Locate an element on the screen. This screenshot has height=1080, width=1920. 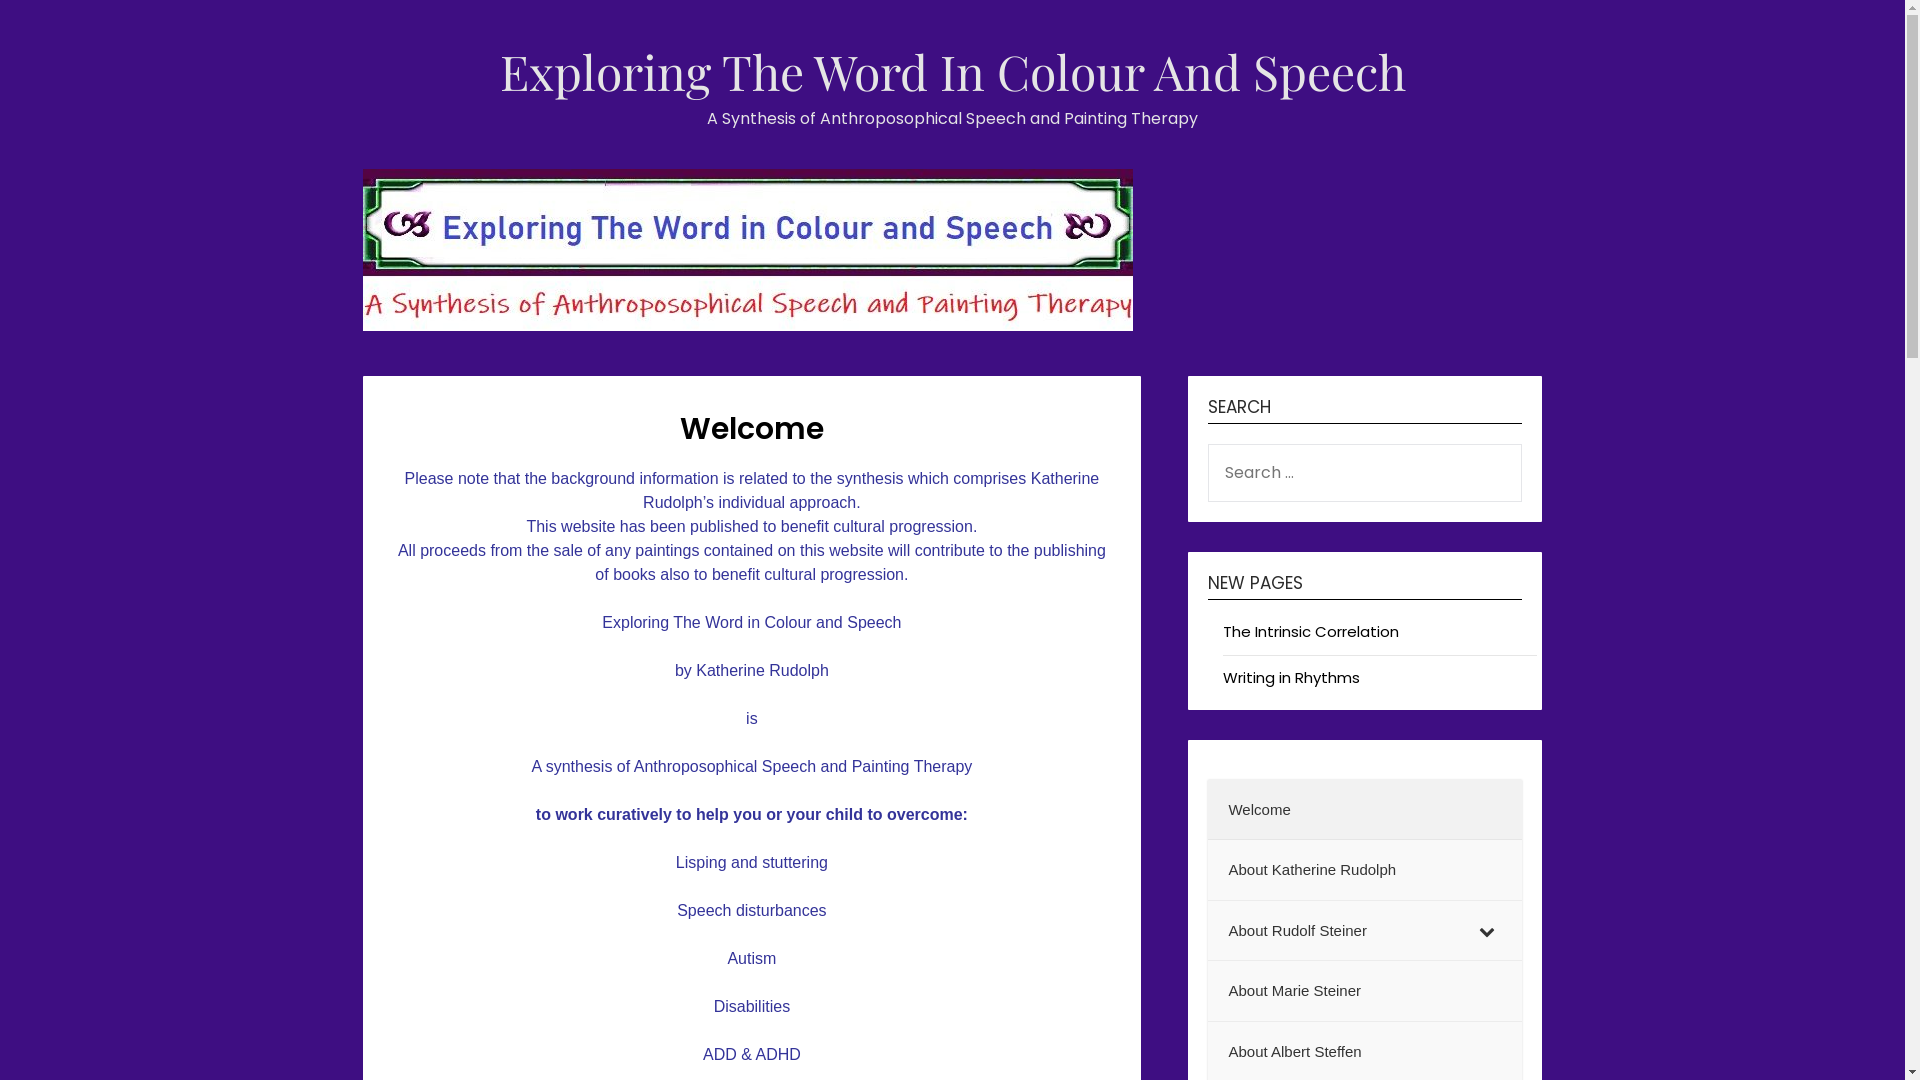
'The Intrinsic Correlation' is located at coordinates (1310, 631).